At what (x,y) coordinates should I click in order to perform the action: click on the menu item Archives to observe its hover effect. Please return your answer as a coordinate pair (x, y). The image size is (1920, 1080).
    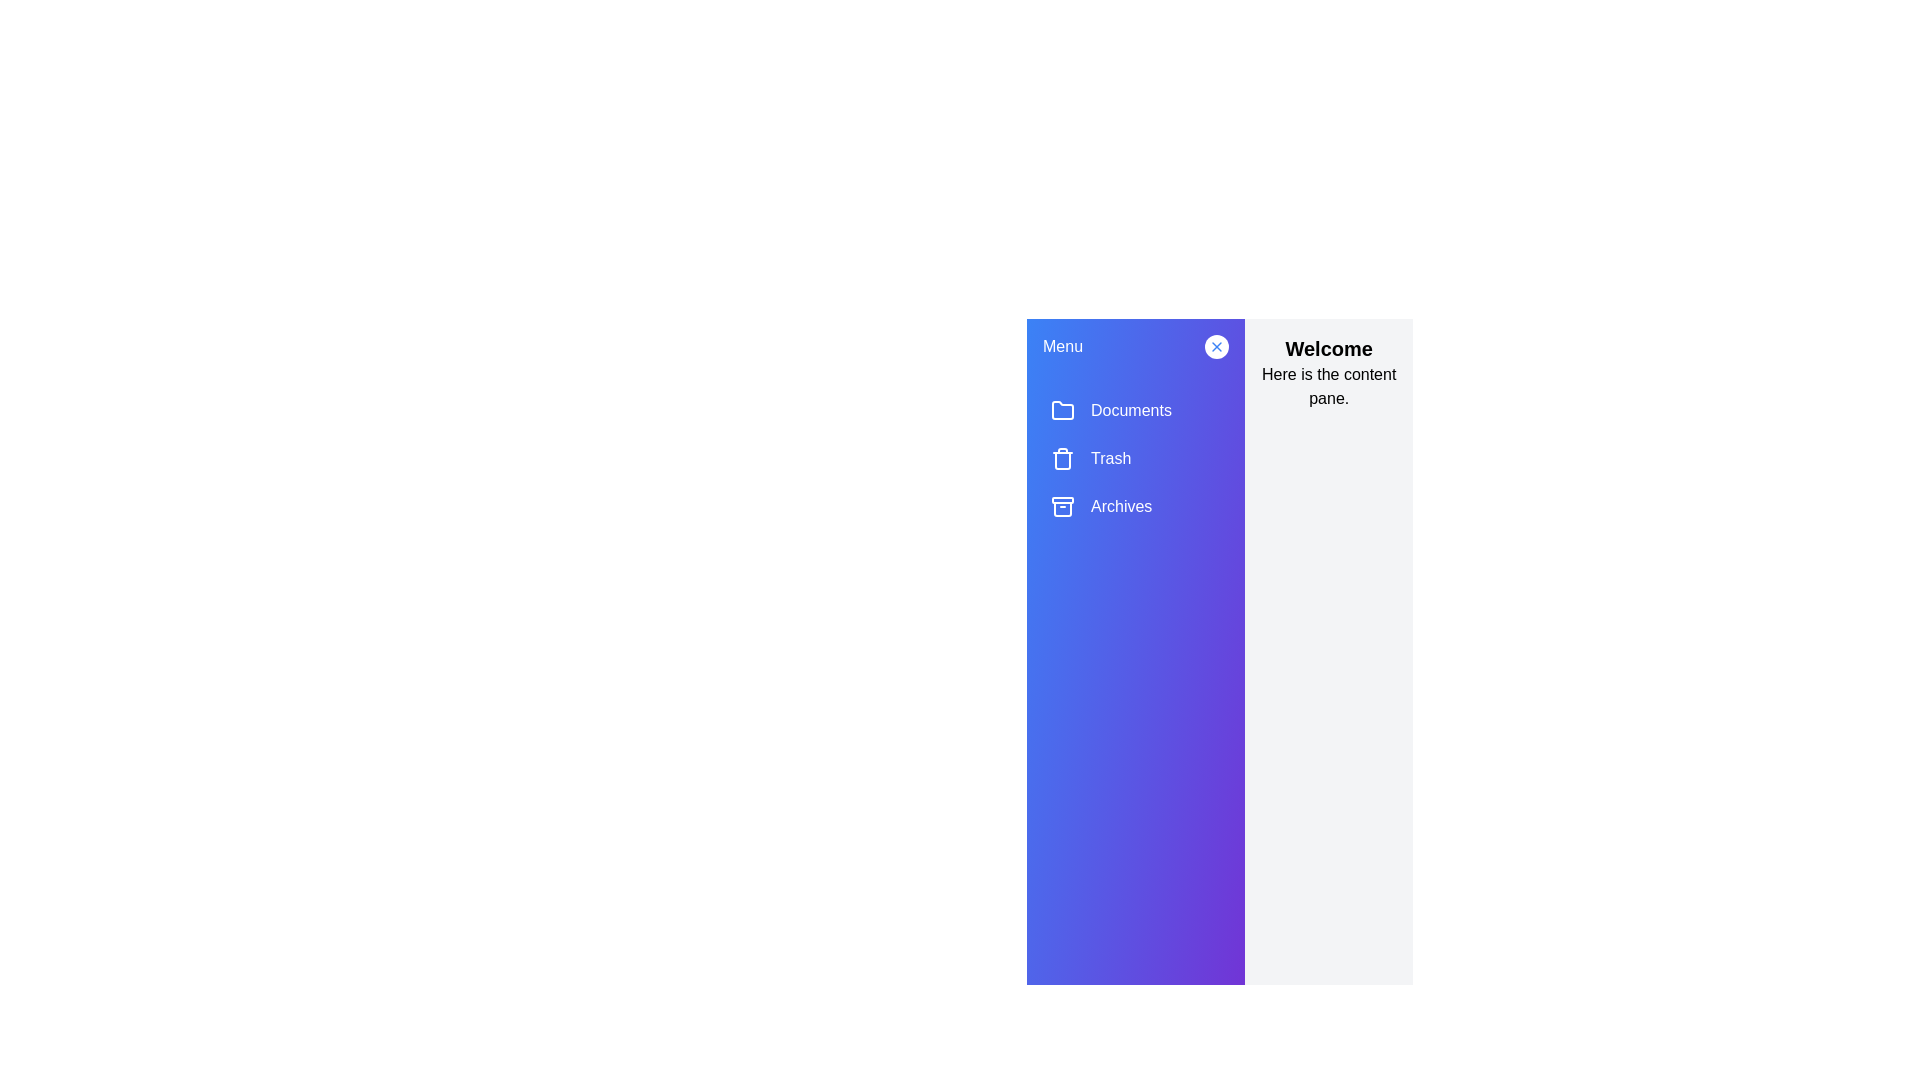
    Looking at the image, I should click on (1136, 505).